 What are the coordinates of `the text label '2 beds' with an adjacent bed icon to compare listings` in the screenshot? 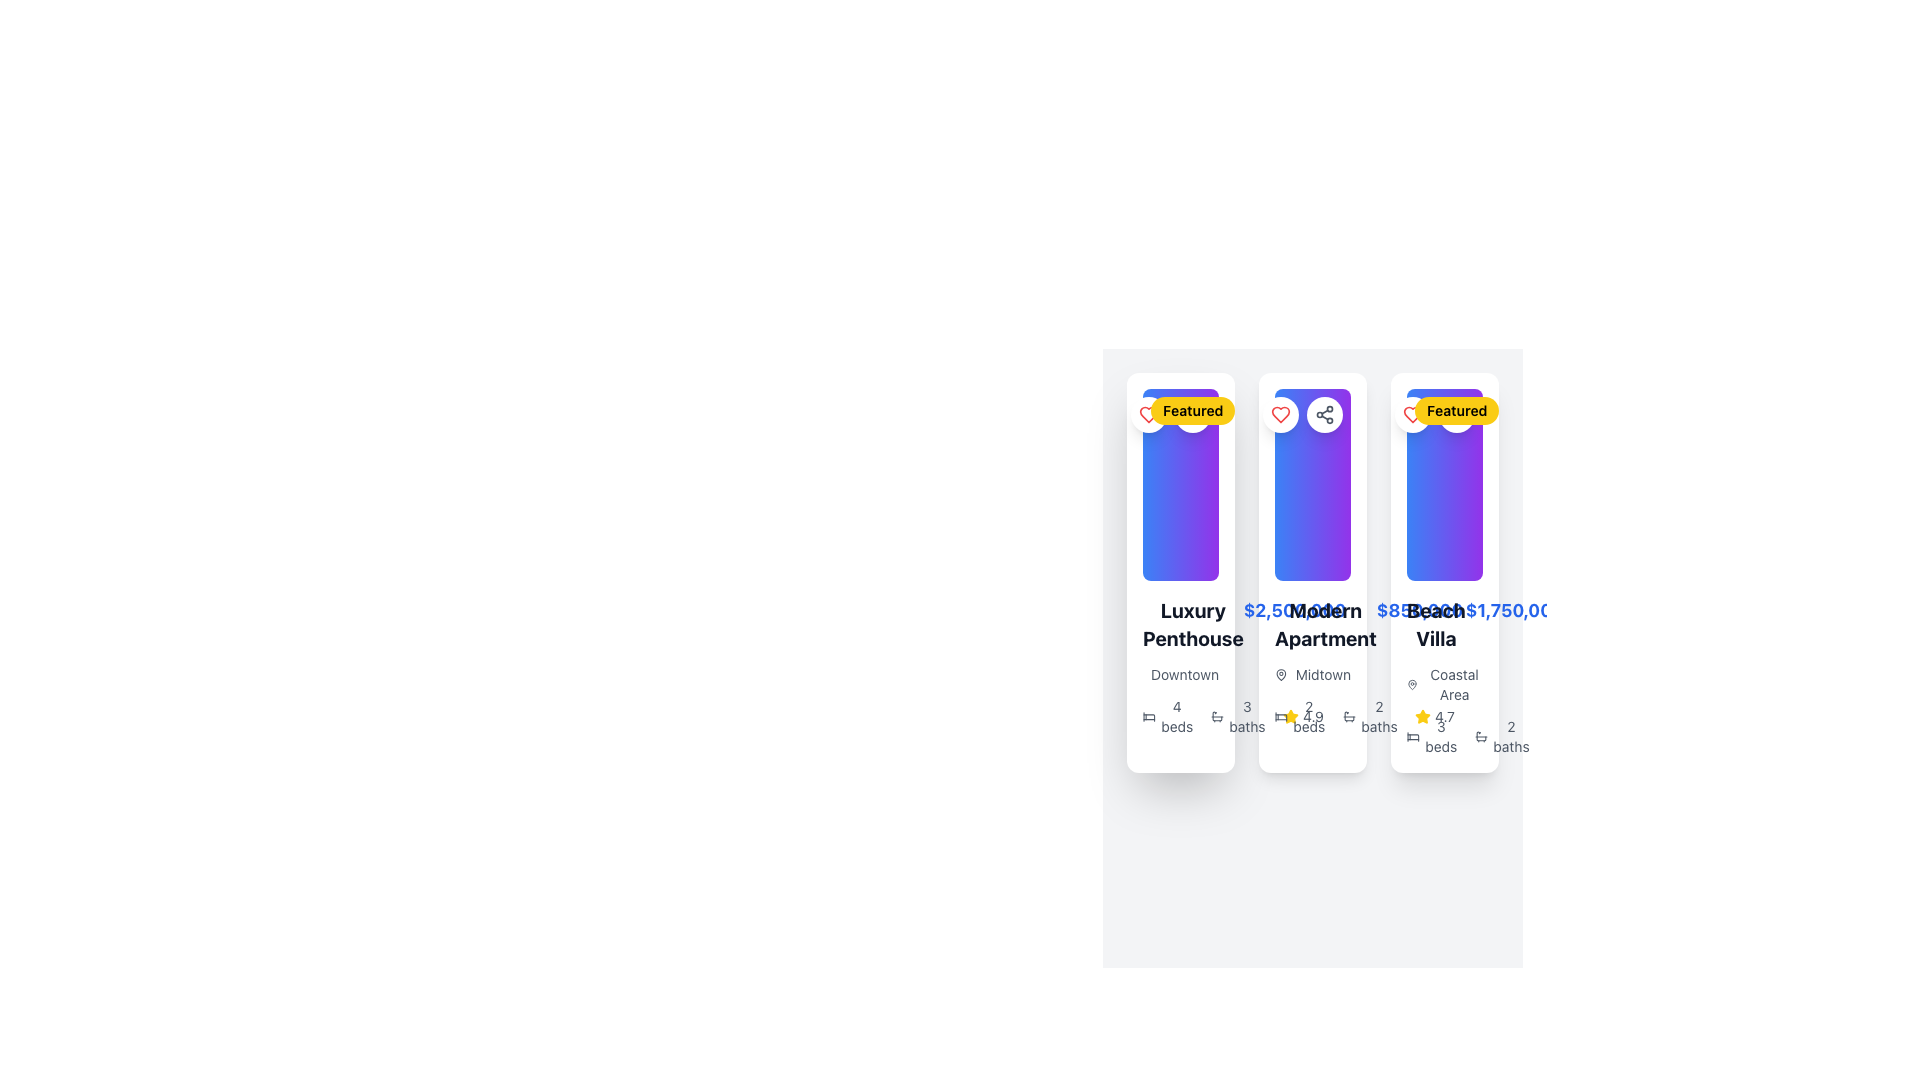 It's located at (1300, 716).